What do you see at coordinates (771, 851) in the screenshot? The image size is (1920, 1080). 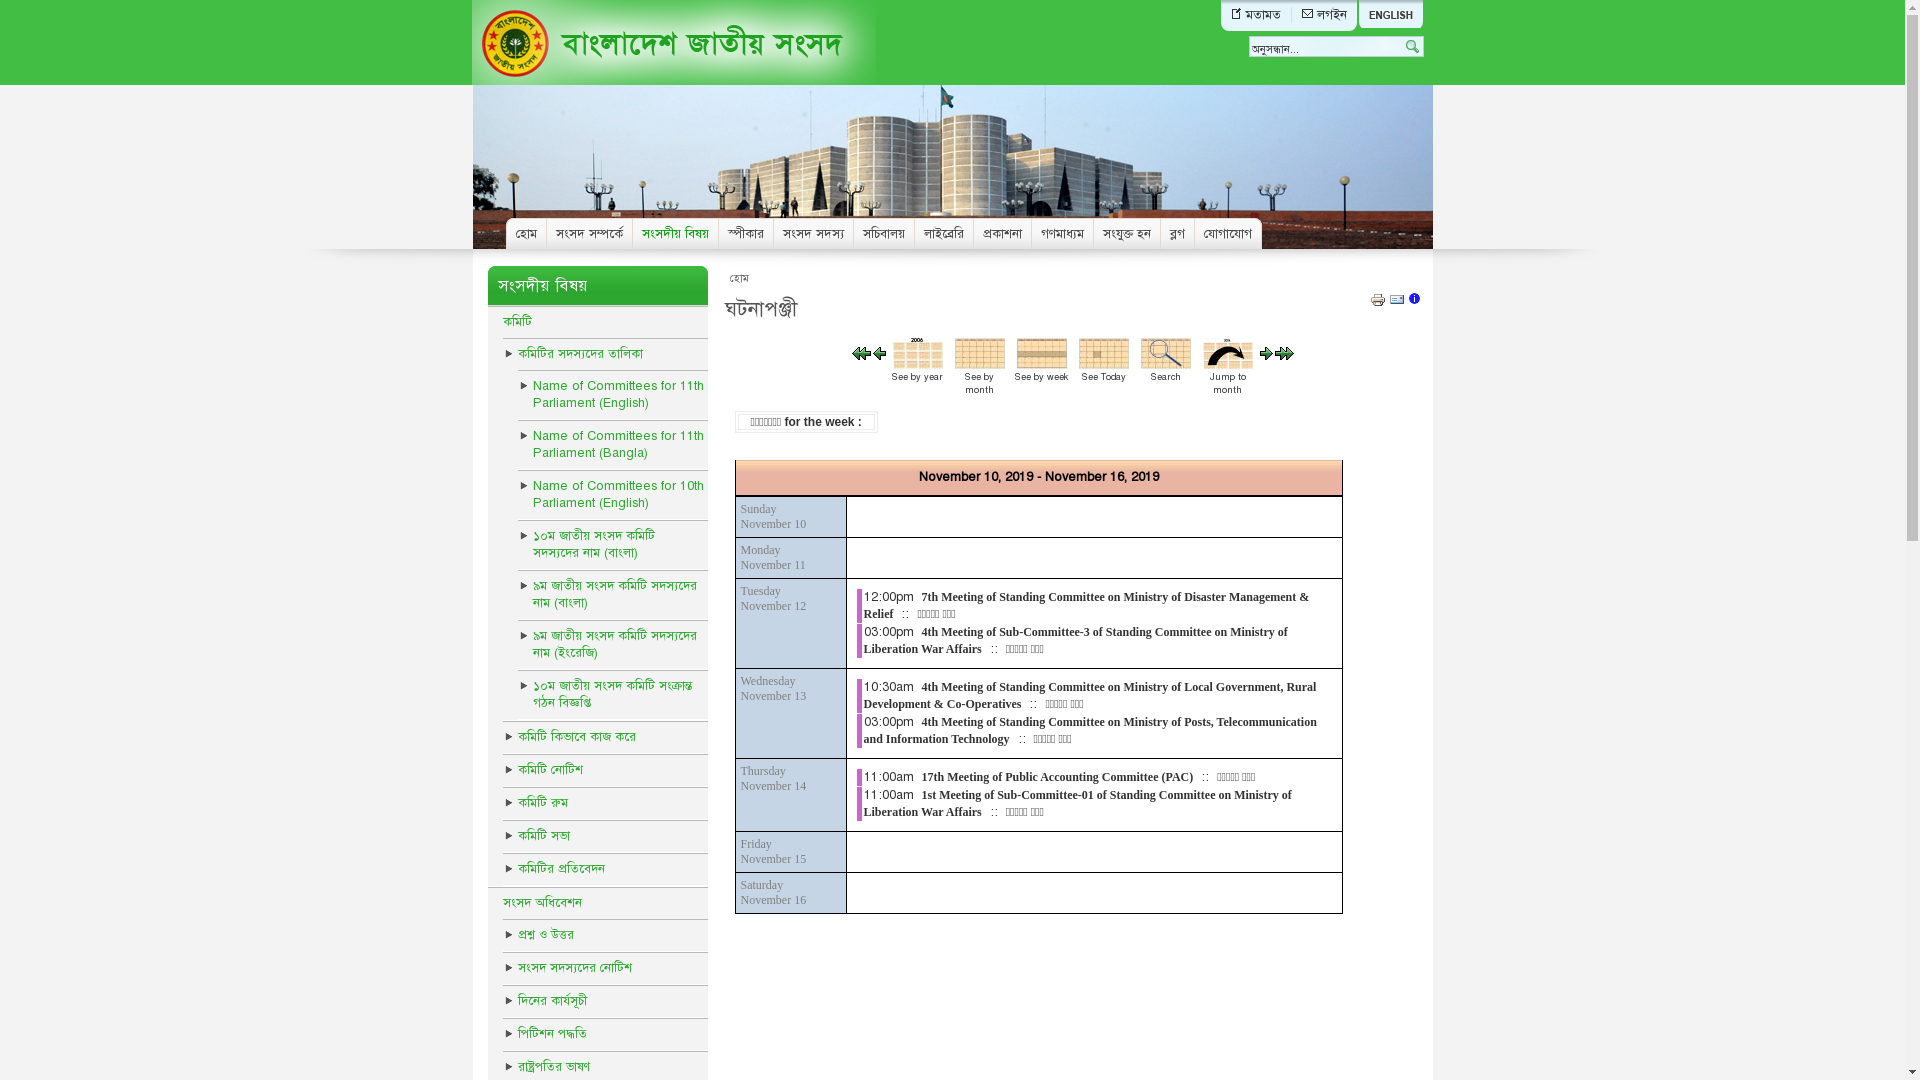 I see `'Friday` at bounding box center [771, 851].